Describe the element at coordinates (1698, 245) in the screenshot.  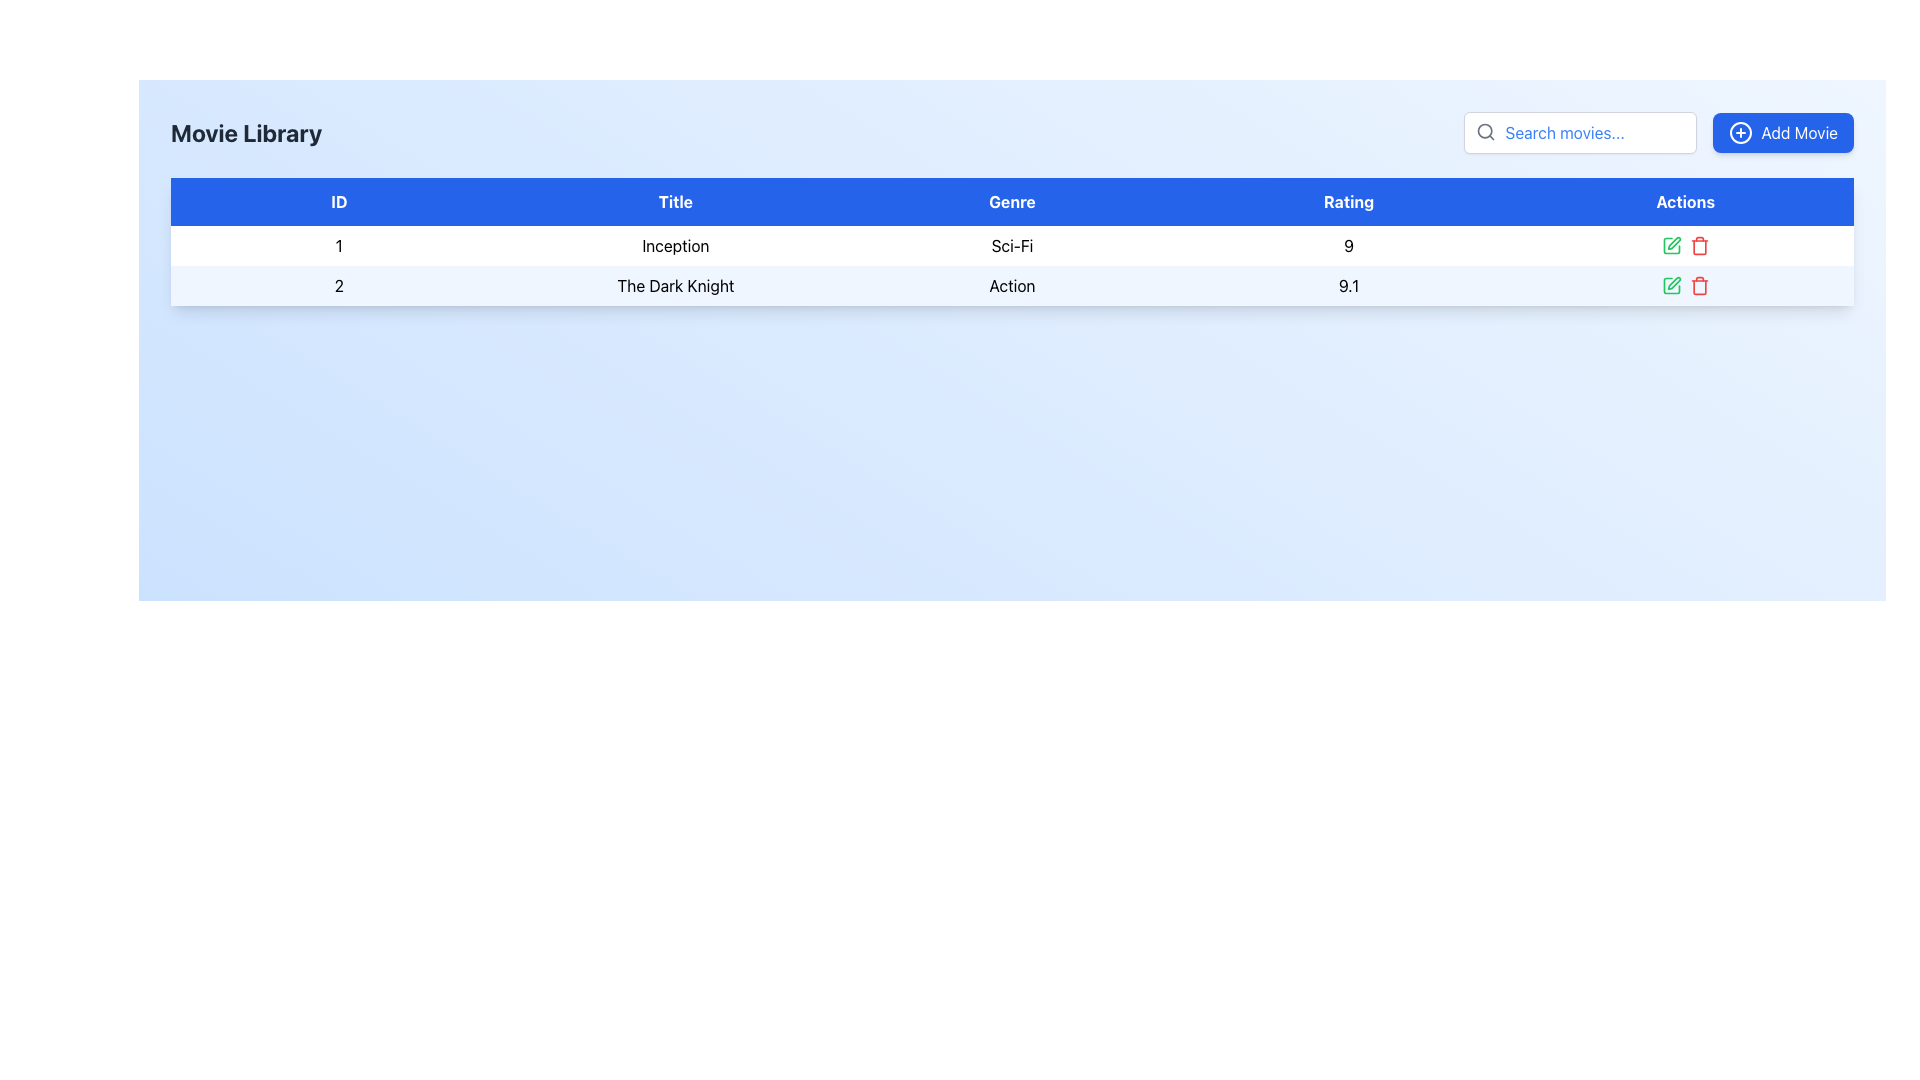
I see `the delete button in the 'Actions' column of the second row of the 'Movie Library' section, which is the second icon after the green pencil icon` at that location.